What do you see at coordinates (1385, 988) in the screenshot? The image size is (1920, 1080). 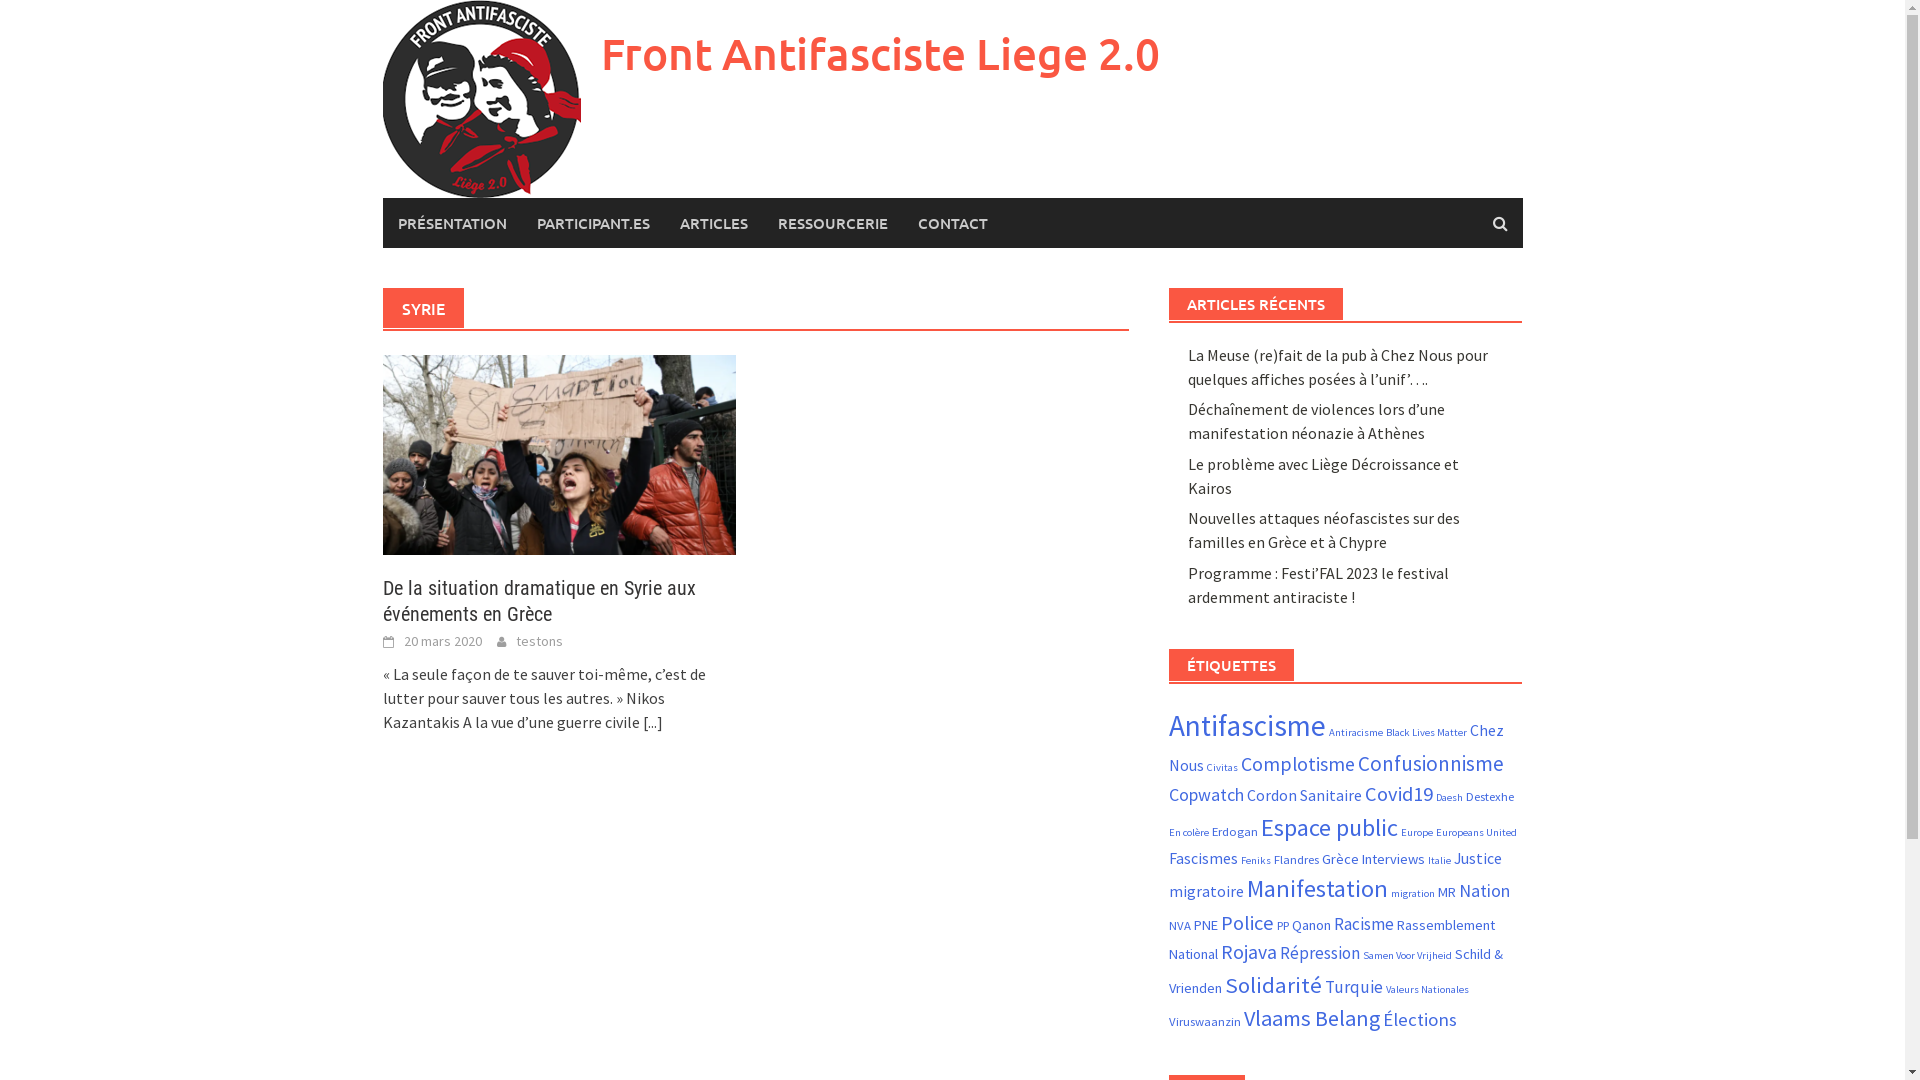 I see `'Valeurs Nationales'` at bounding box center [1385, 988].